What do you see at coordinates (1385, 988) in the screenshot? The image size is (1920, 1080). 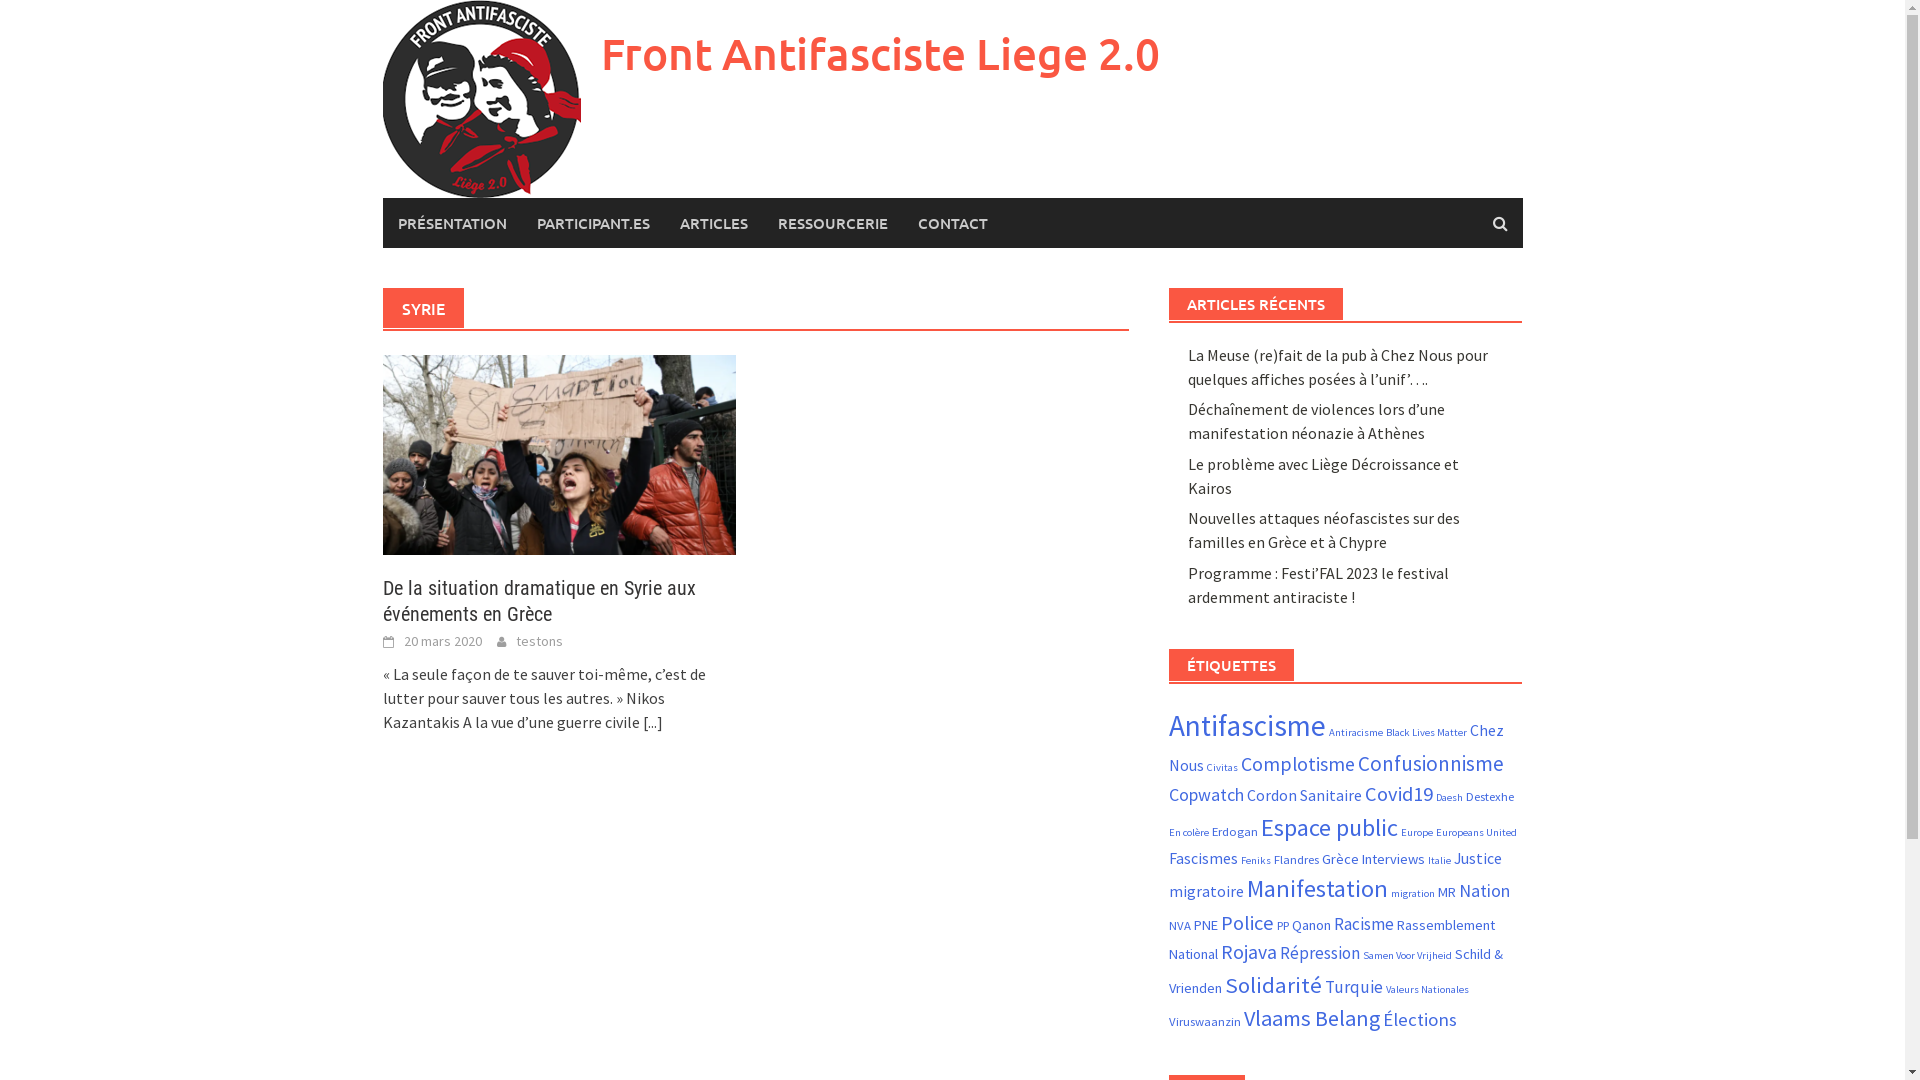 I see `'Valeurs Nationales'` at bounding box center [1385, 988].